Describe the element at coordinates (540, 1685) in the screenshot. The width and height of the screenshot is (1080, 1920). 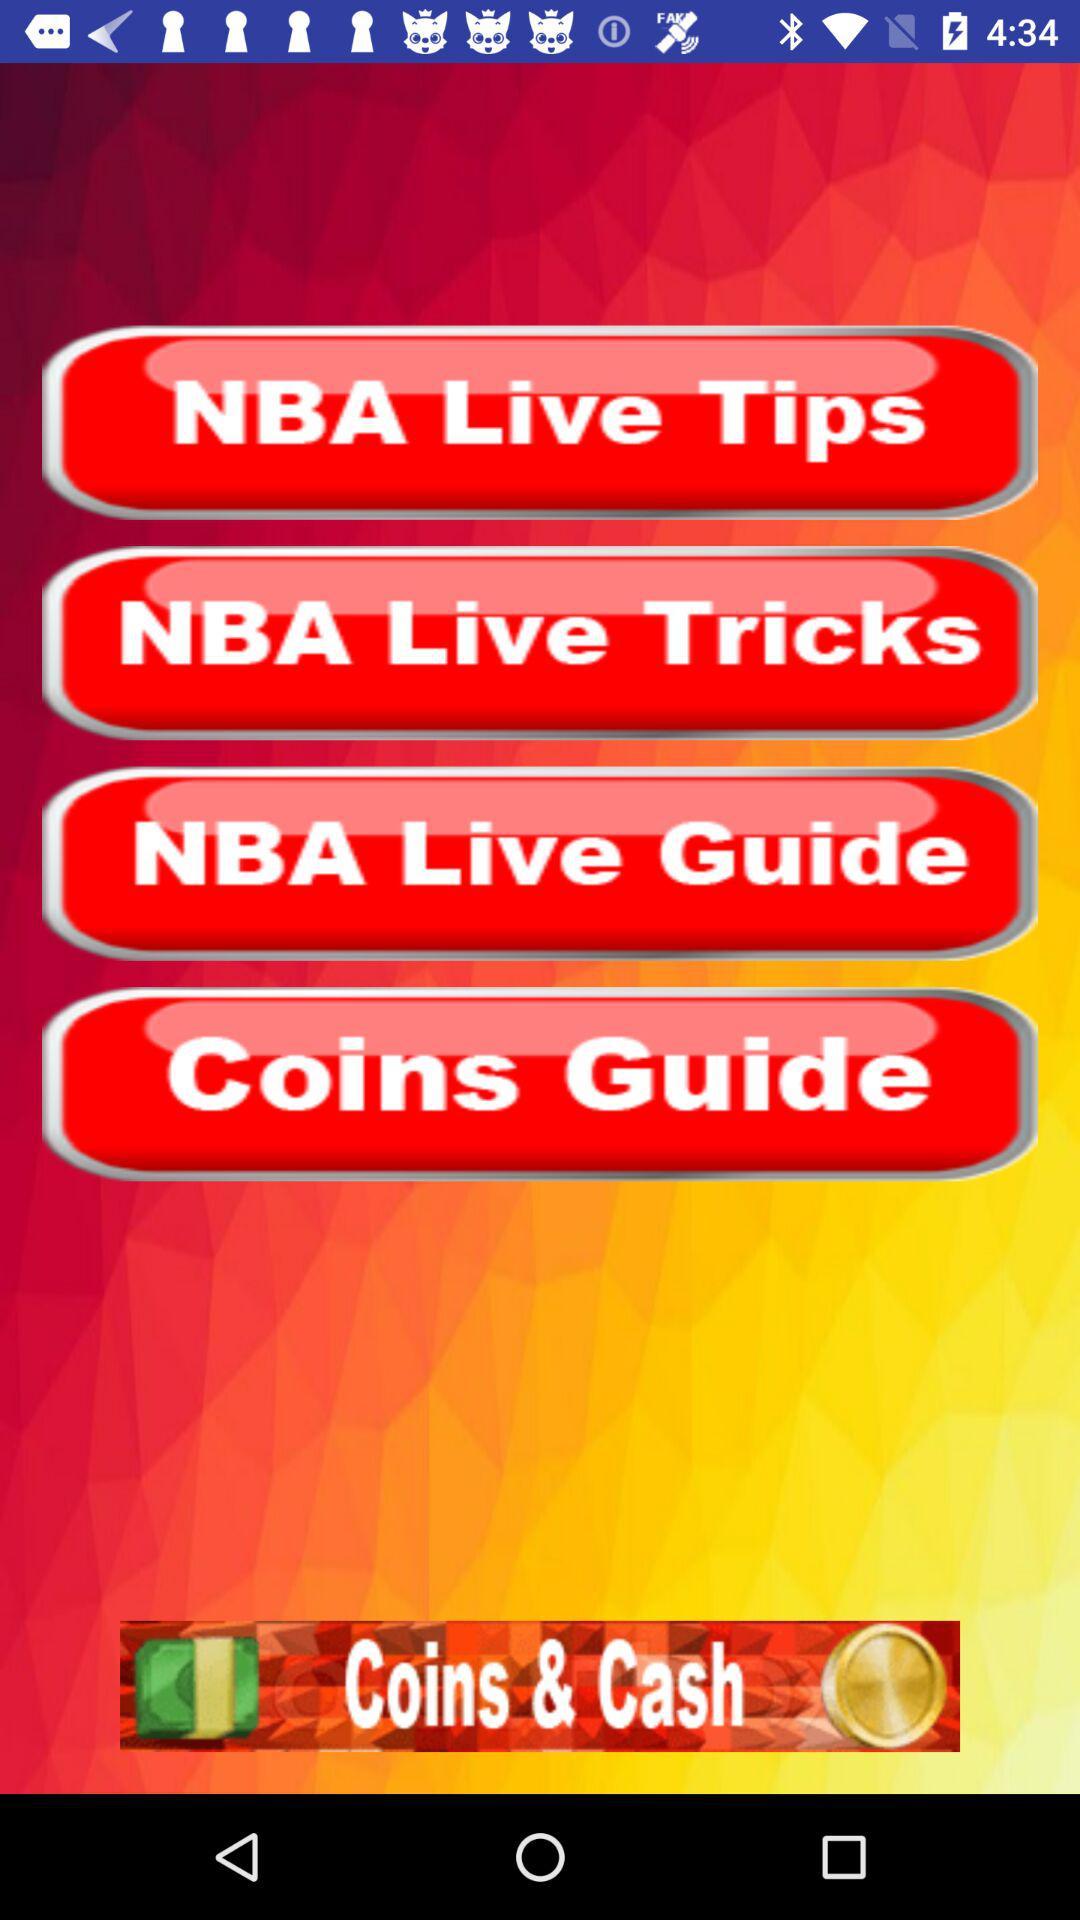
I see `open cash store` at that location.